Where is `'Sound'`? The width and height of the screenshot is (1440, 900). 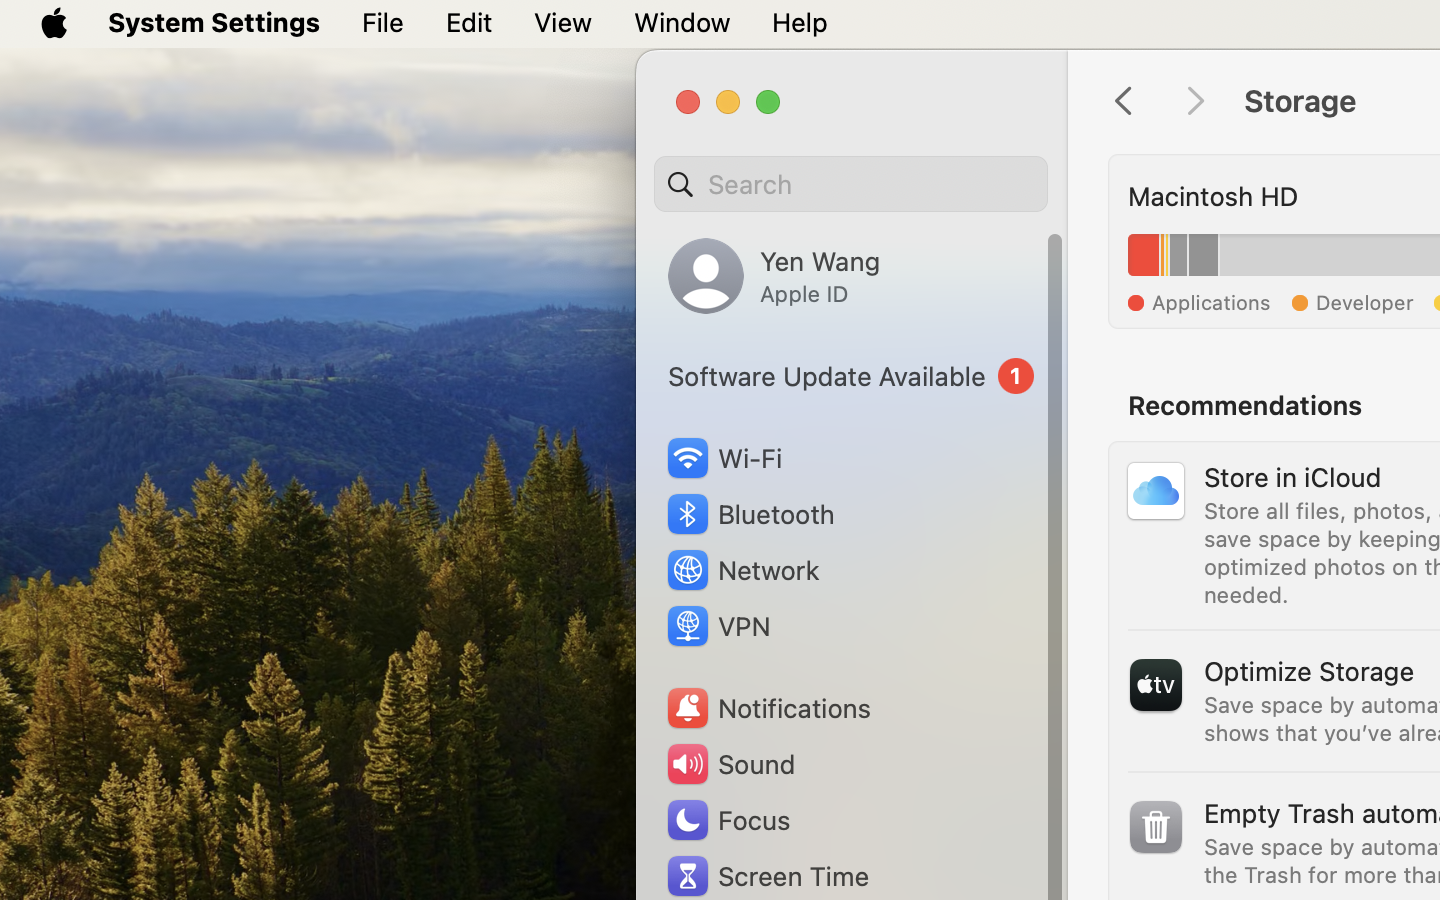 'Sound' is located at coordinates (728, 763).